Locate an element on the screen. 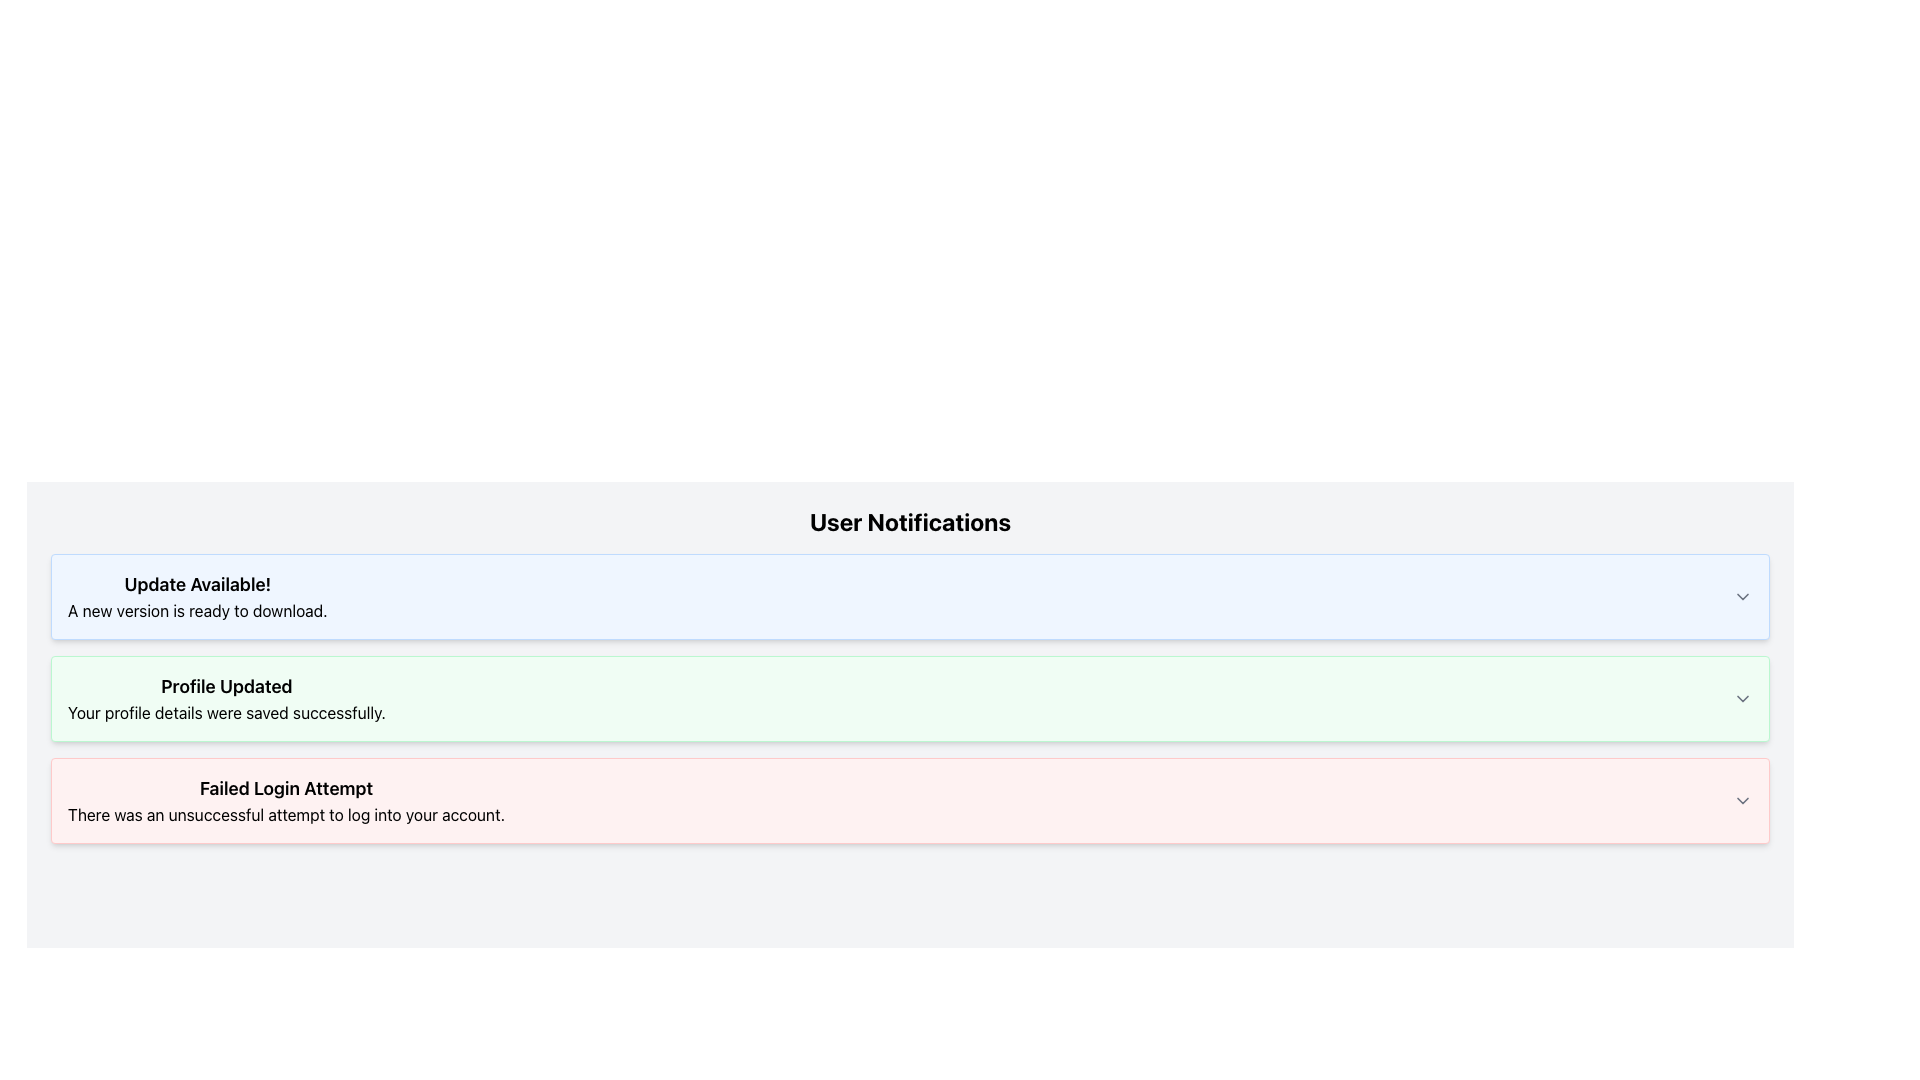 This screenshot has width=1920, height=1080. the Static Notification Message that displays 'Failed Login Attempt' with a warning background is located at coordinates (285, 800).